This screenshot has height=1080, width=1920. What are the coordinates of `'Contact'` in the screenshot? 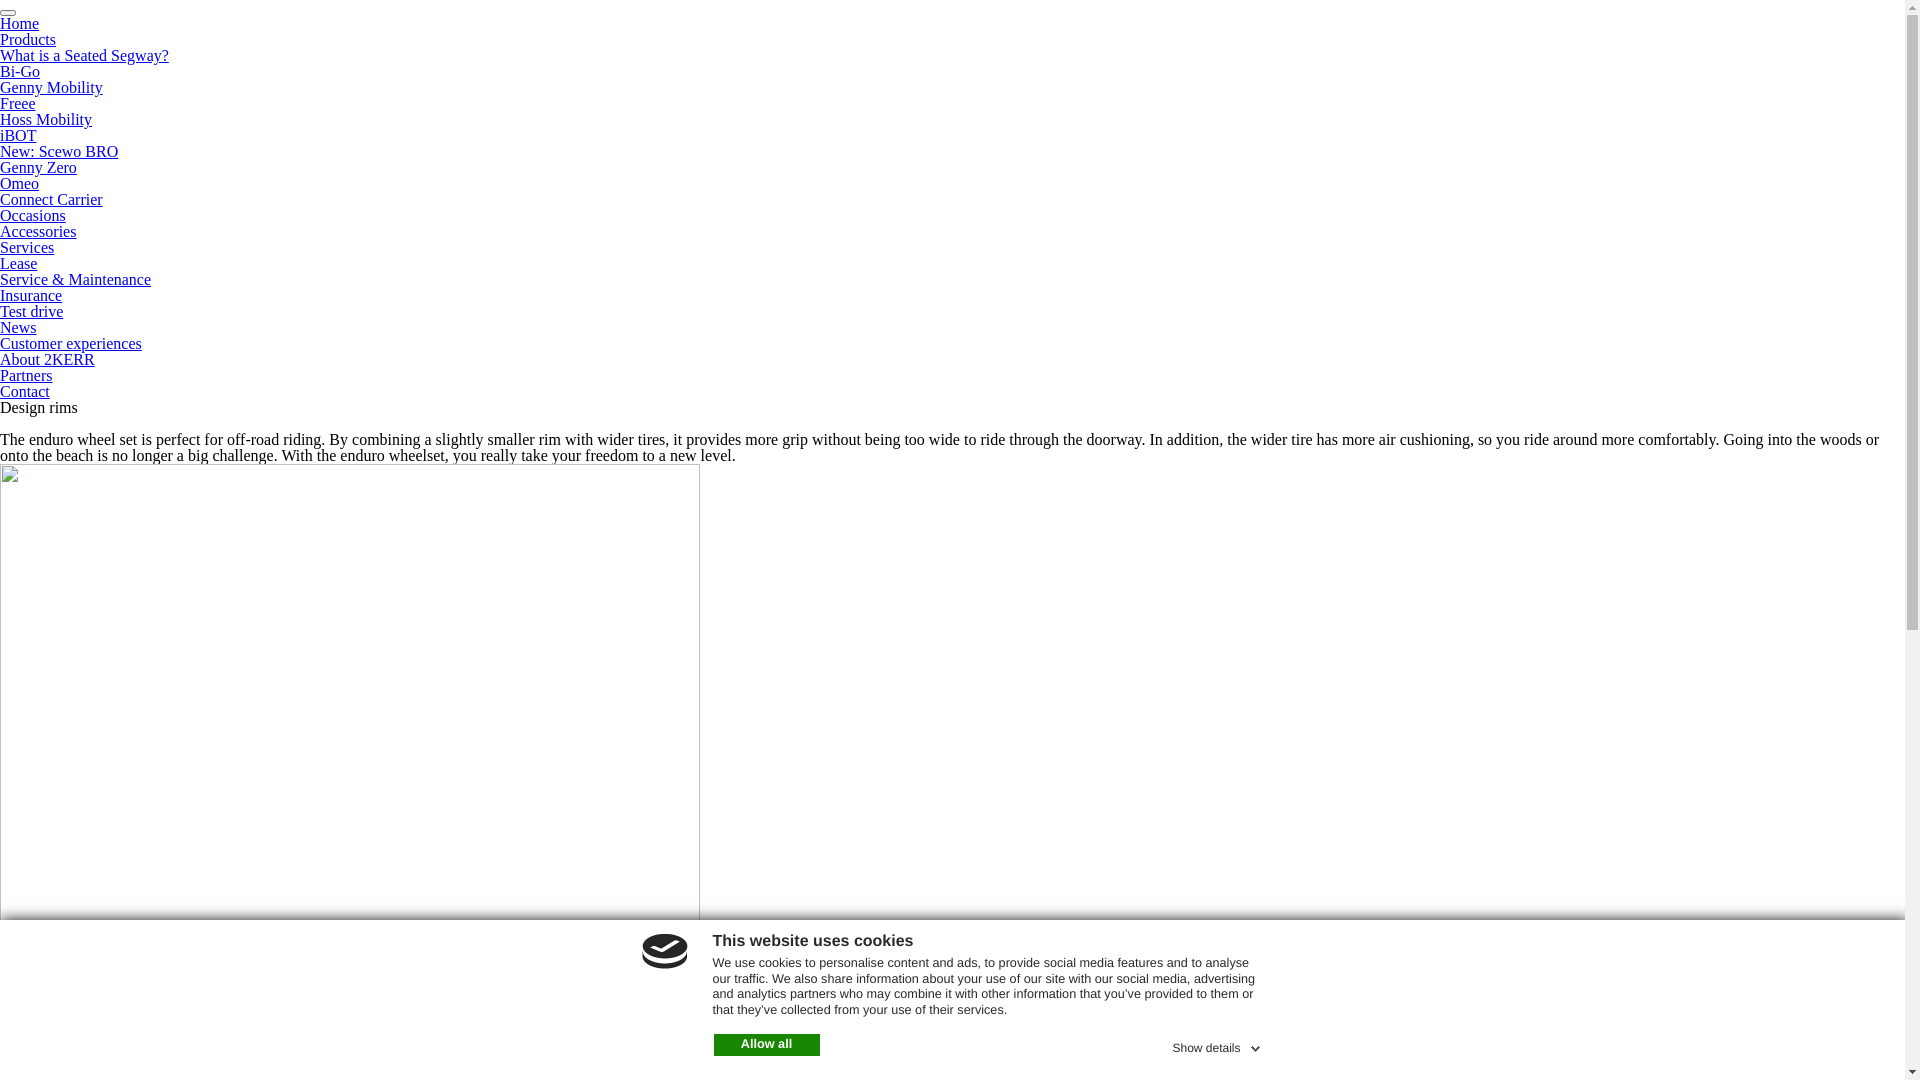 It's located at (24, 391).